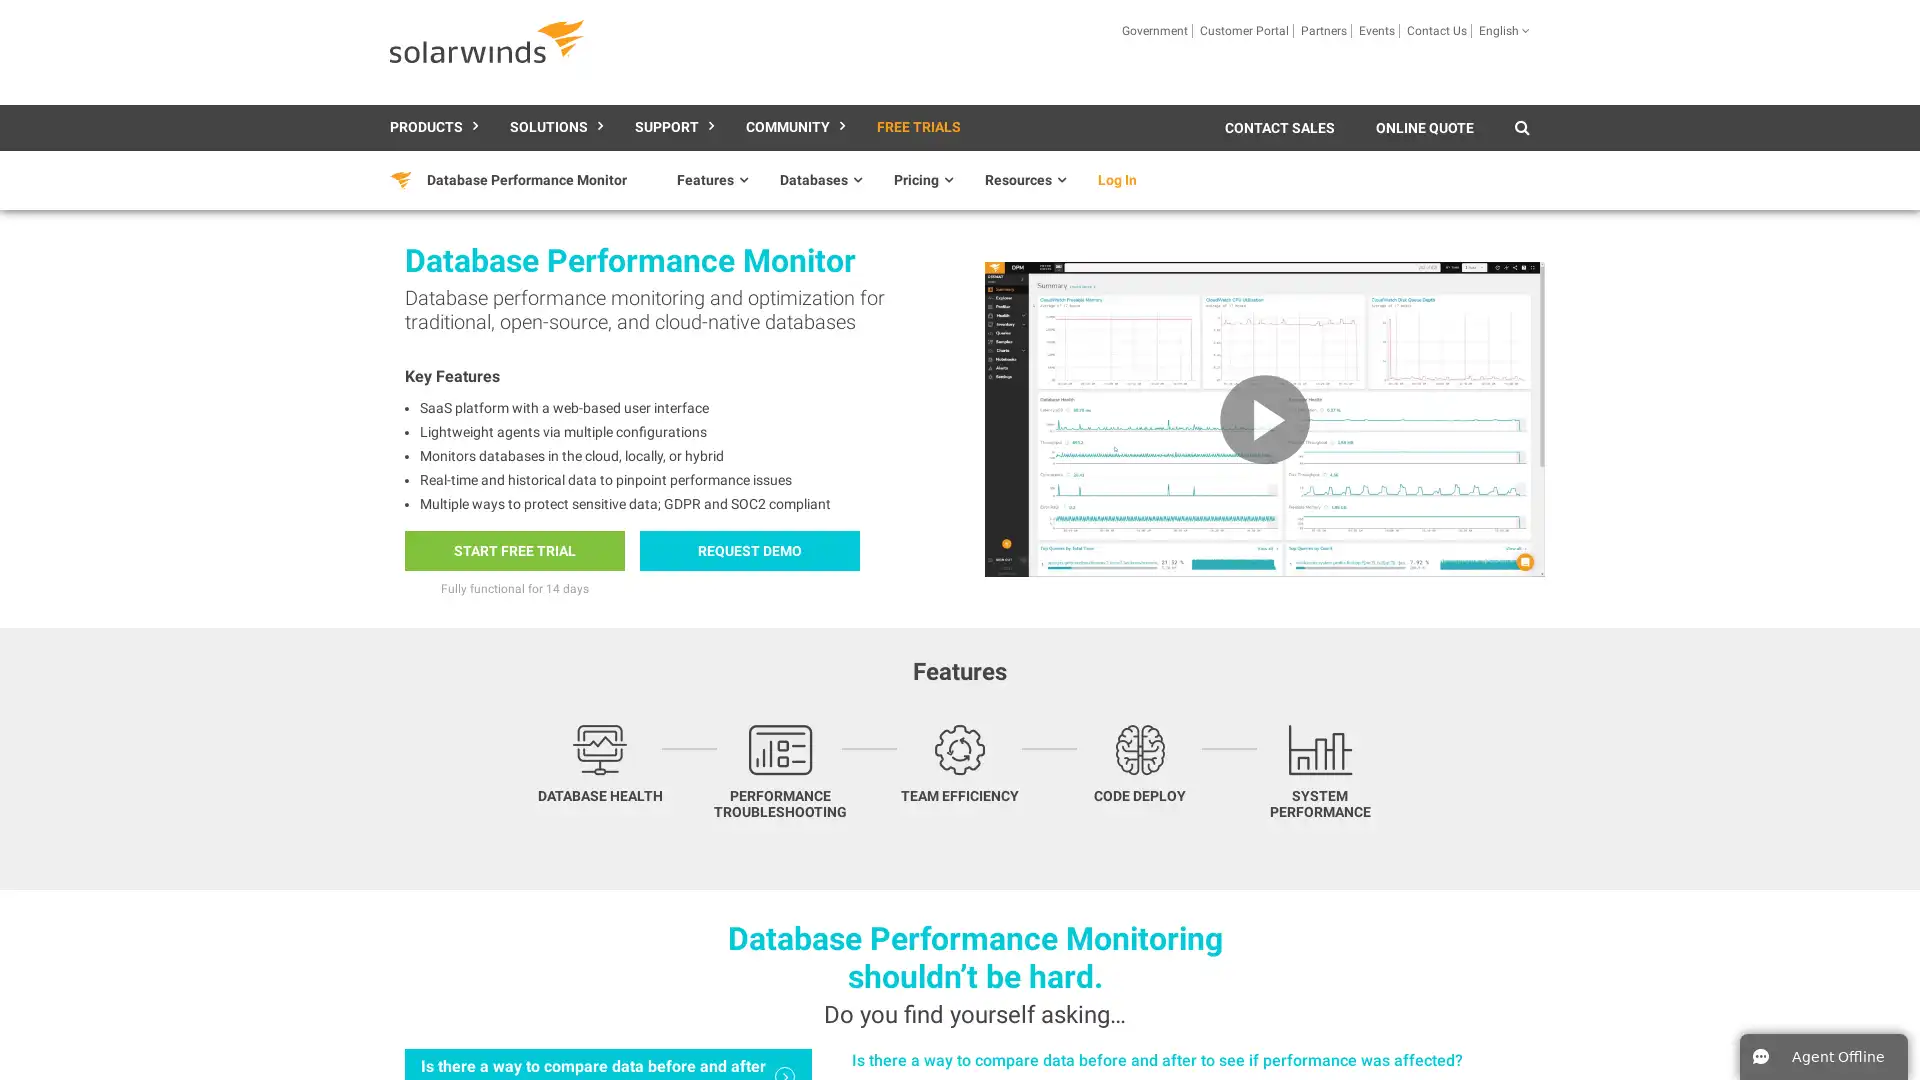 The image size is (1920, 1080). Describe the element at coordinates (1263, 418) in the screenshot. I see `Play video Database Performance Monitor Overview. Opens in a modal` at that location.